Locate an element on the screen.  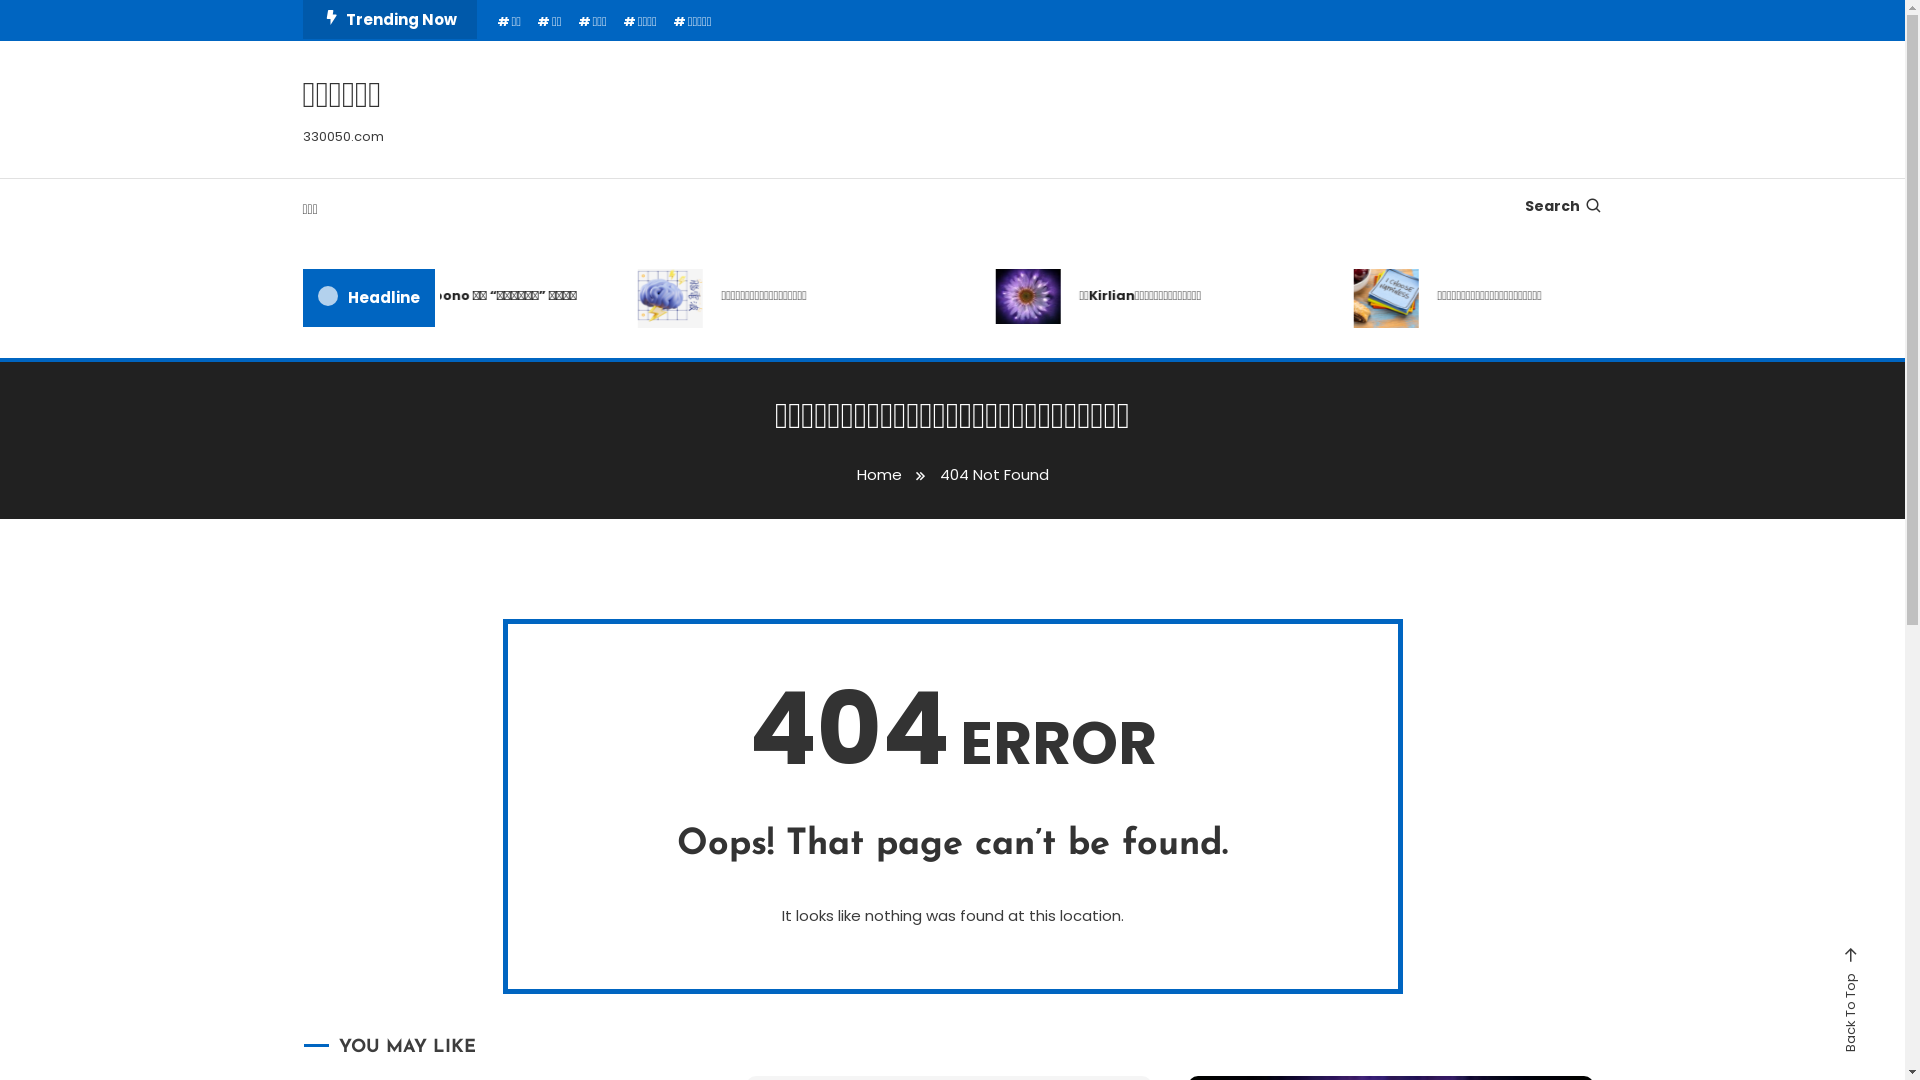
'Search' is located at coordinates (1562, 205).